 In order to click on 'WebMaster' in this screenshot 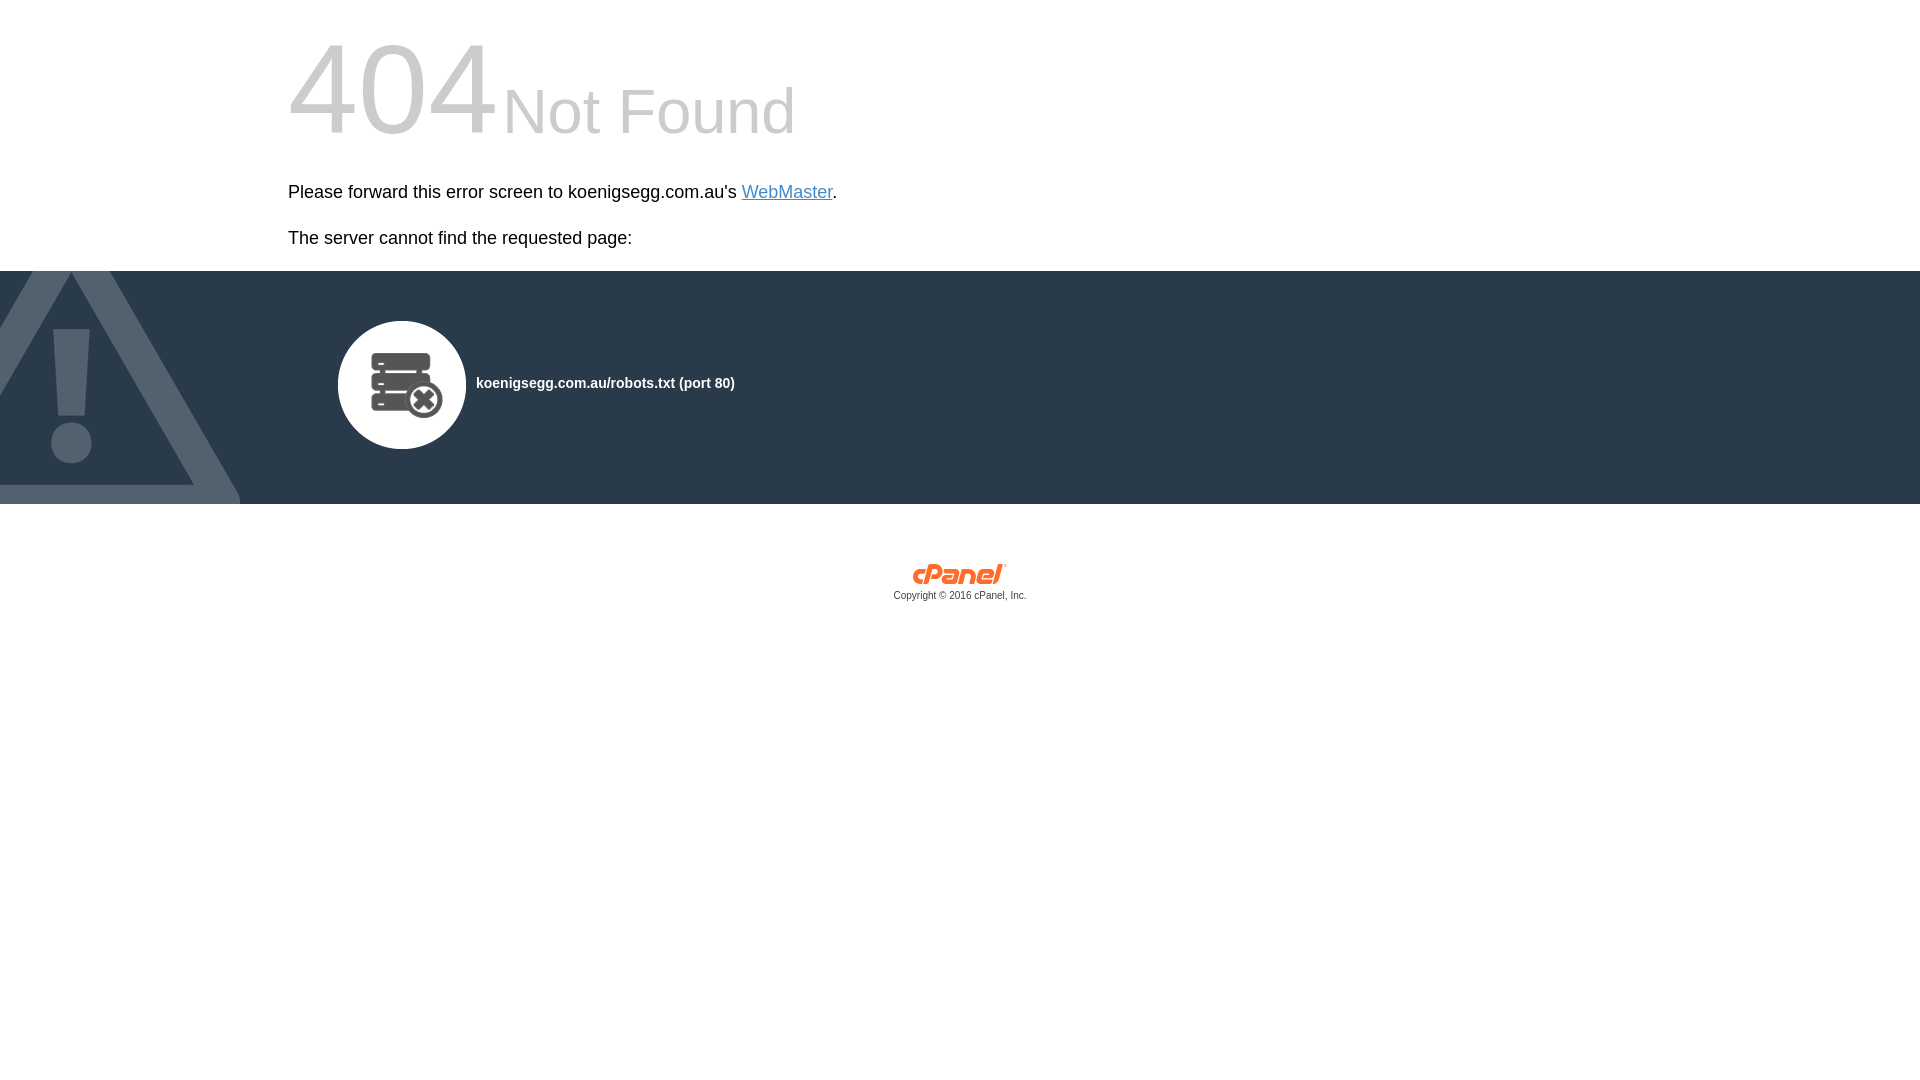, I will do `click(786, 192)`.